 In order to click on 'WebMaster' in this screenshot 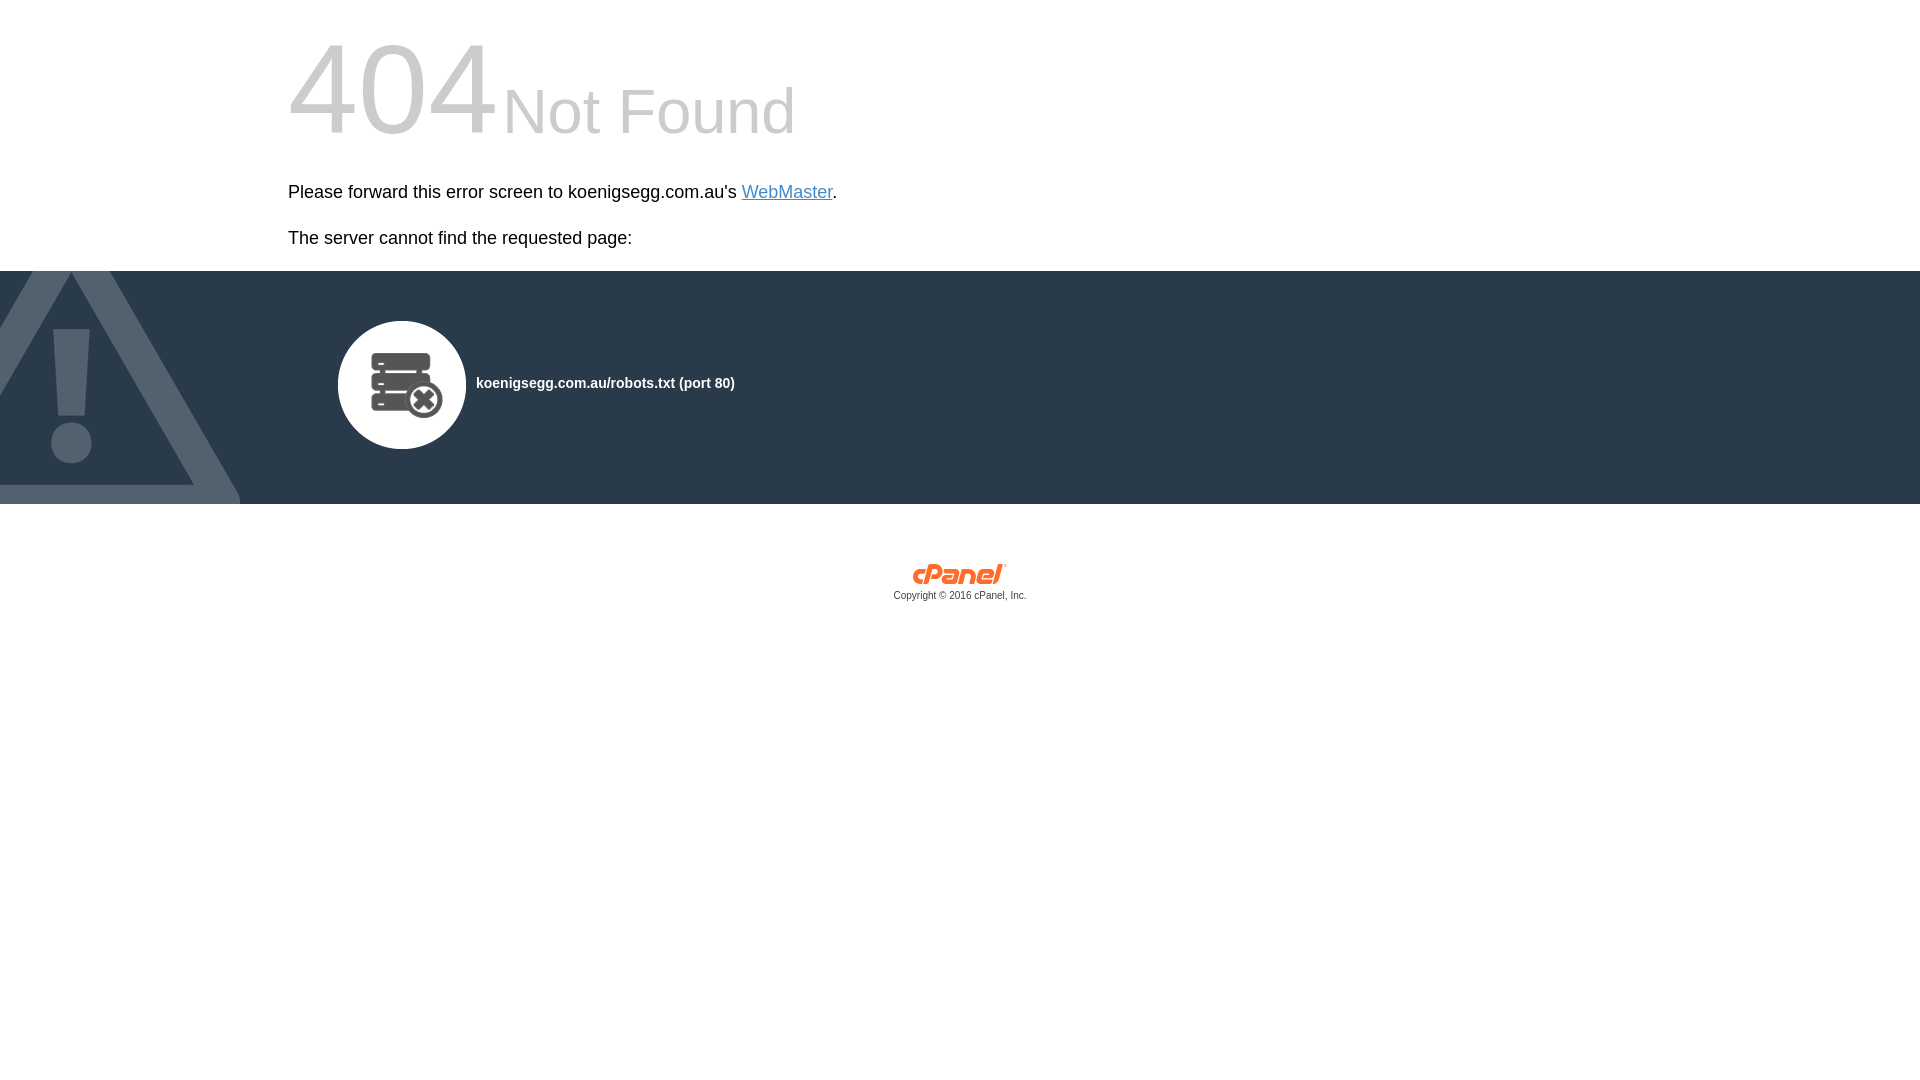, I will do `click(786, 192)`.